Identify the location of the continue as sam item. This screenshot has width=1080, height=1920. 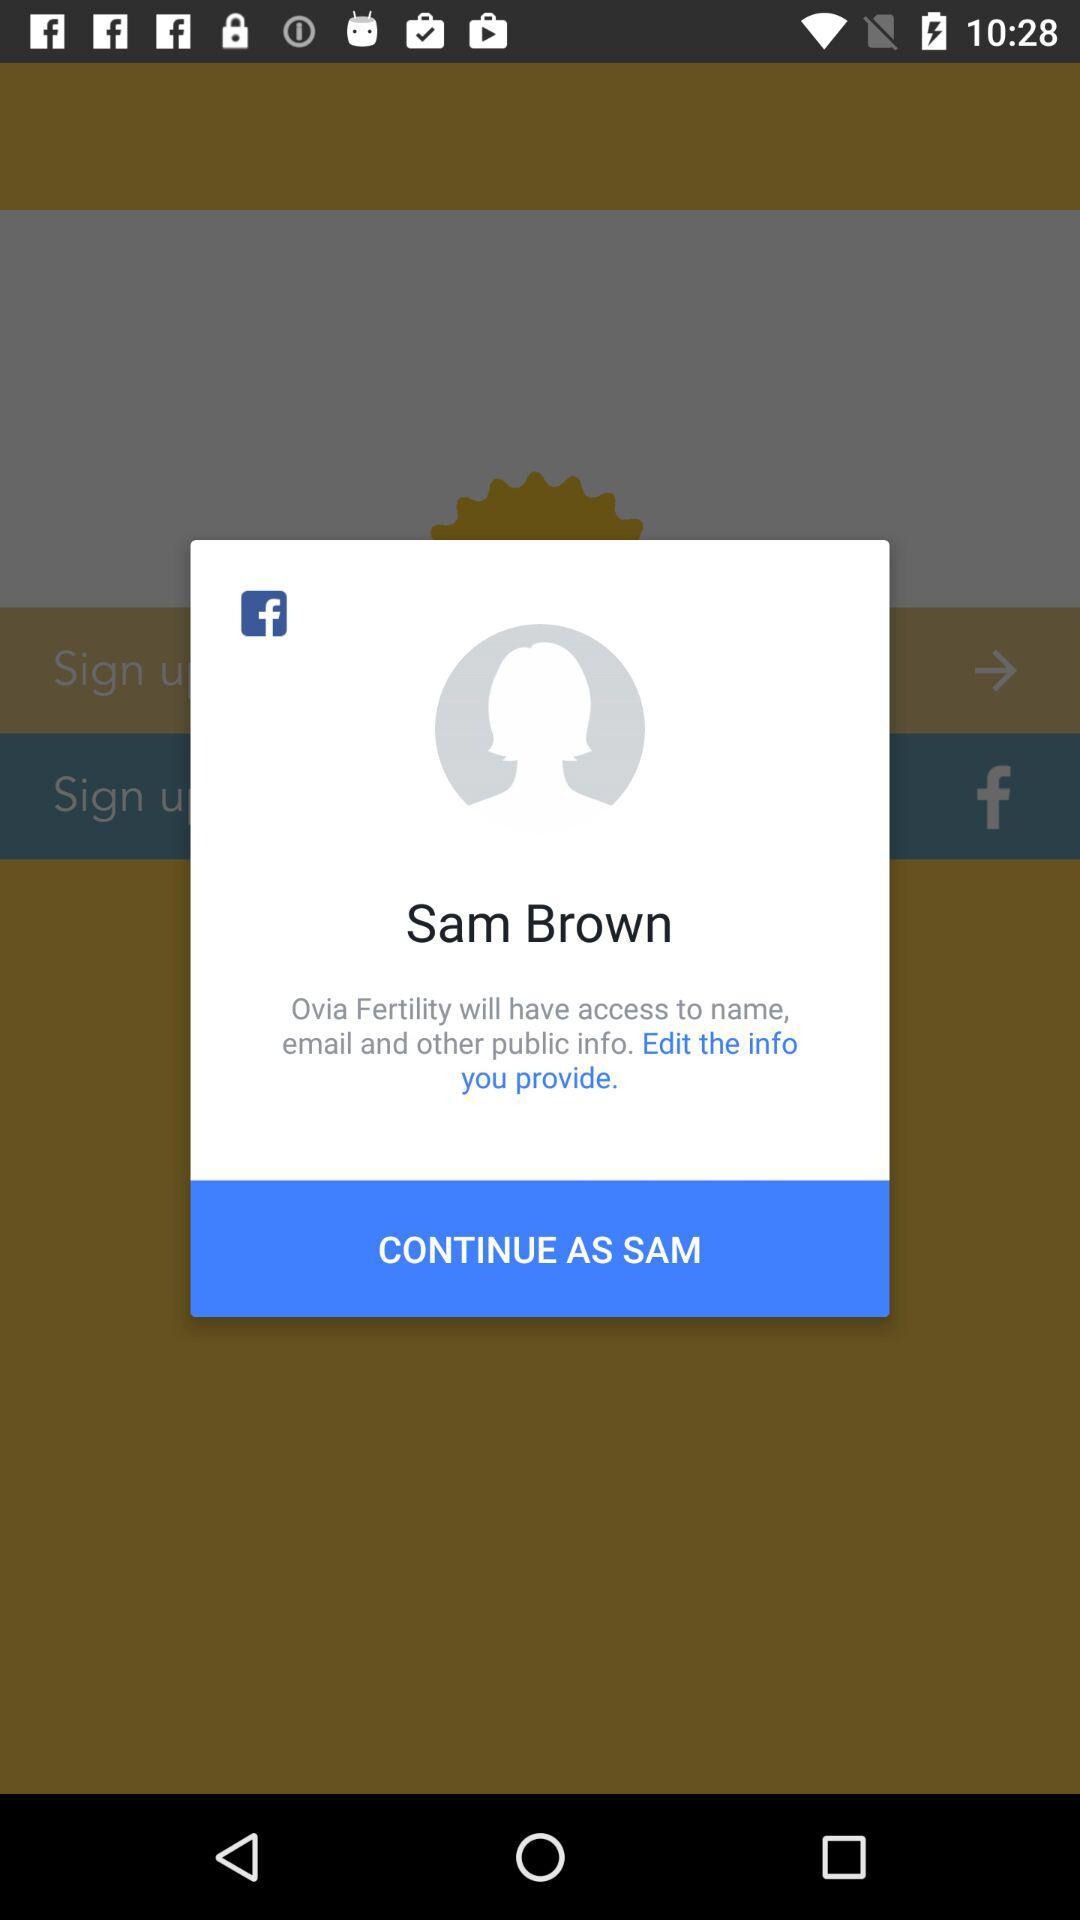
(540, 1247).